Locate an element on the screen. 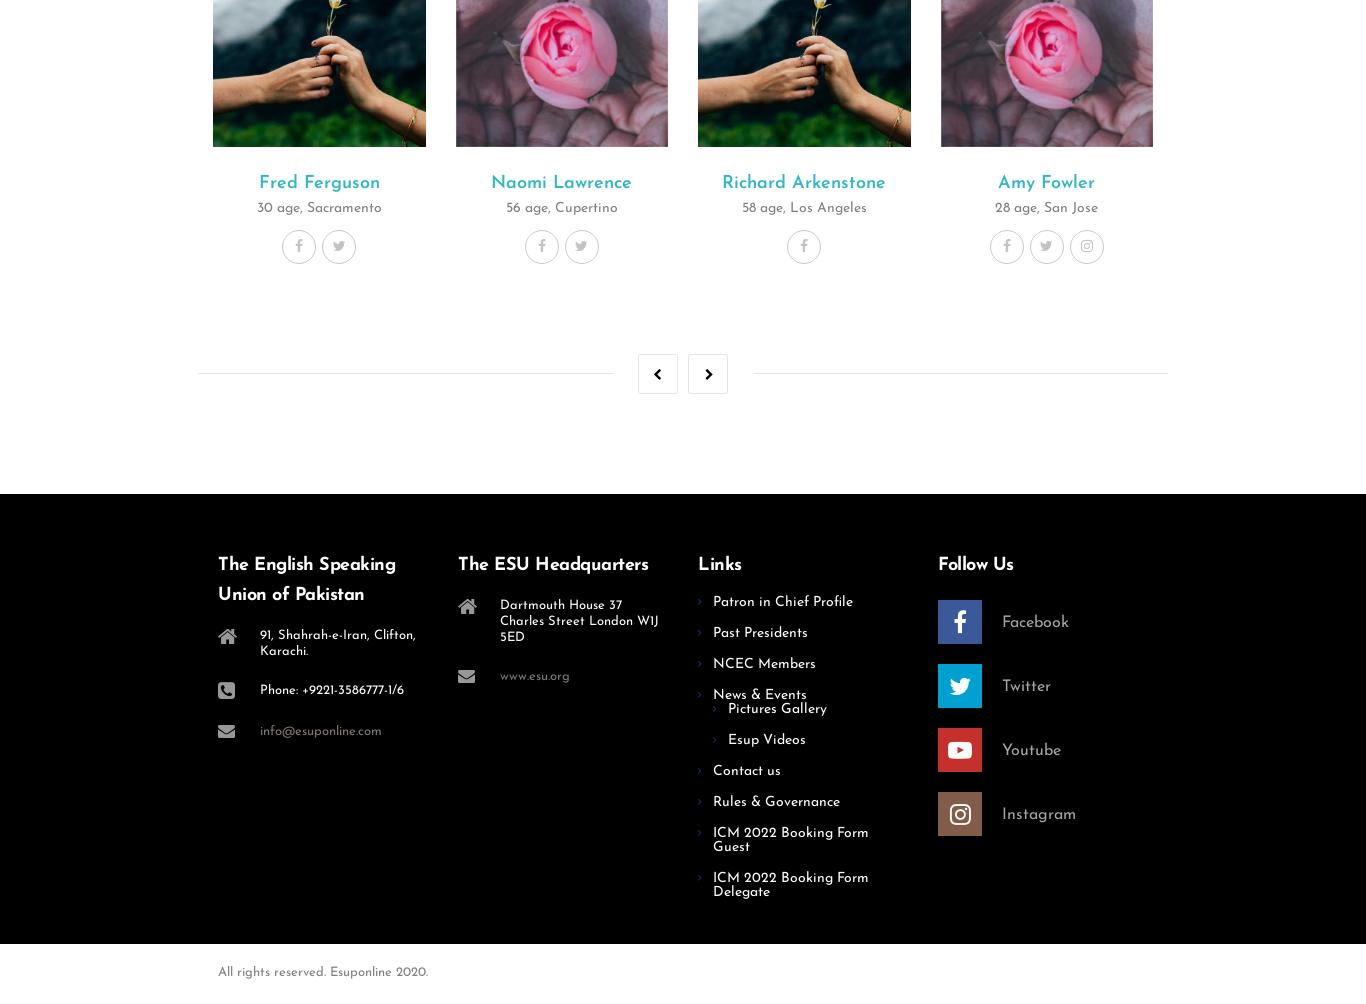 Image resolution: width=1366 pixels, height=1004 pixels. 'The English Speaking Union of Pakistan' is located at coordinates (306, 579).